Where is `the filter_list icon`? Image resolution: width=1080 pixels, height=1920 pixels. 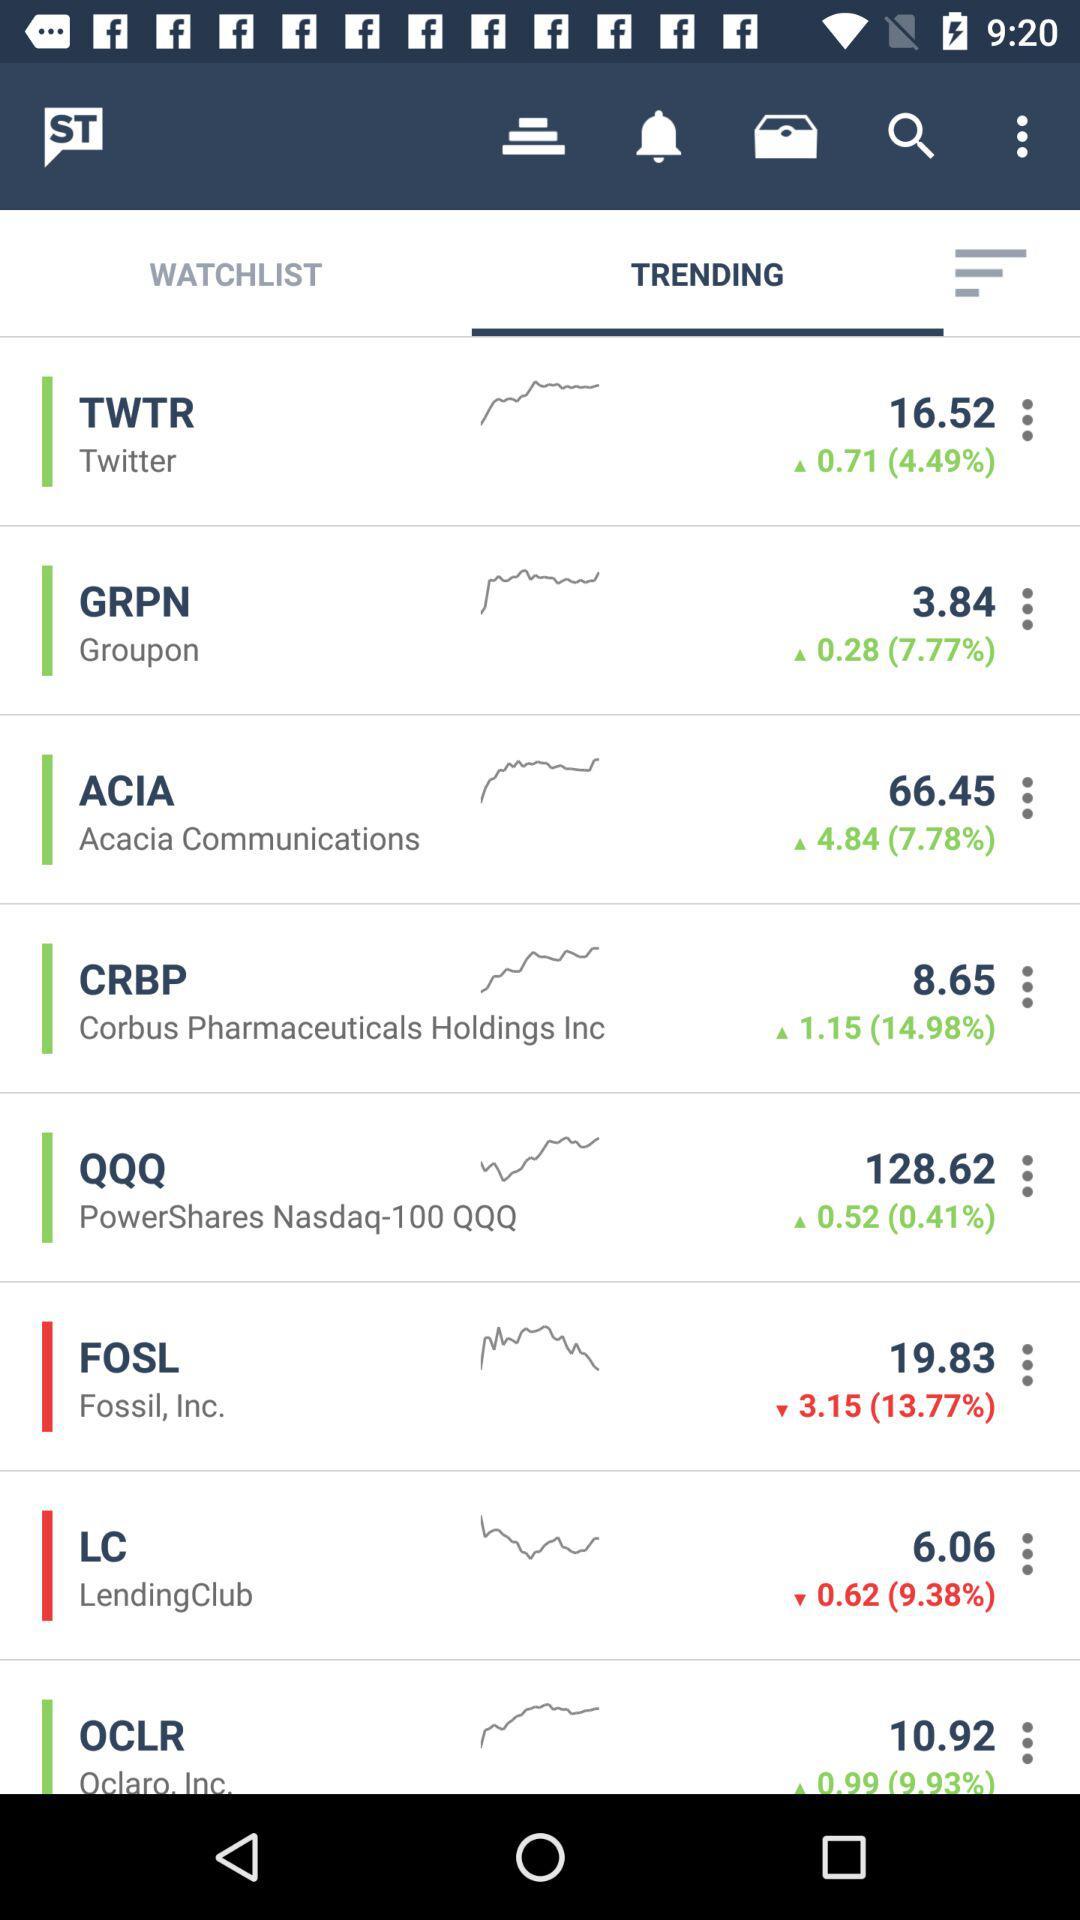
the filter_list icon is located at coordinates (990, 272).